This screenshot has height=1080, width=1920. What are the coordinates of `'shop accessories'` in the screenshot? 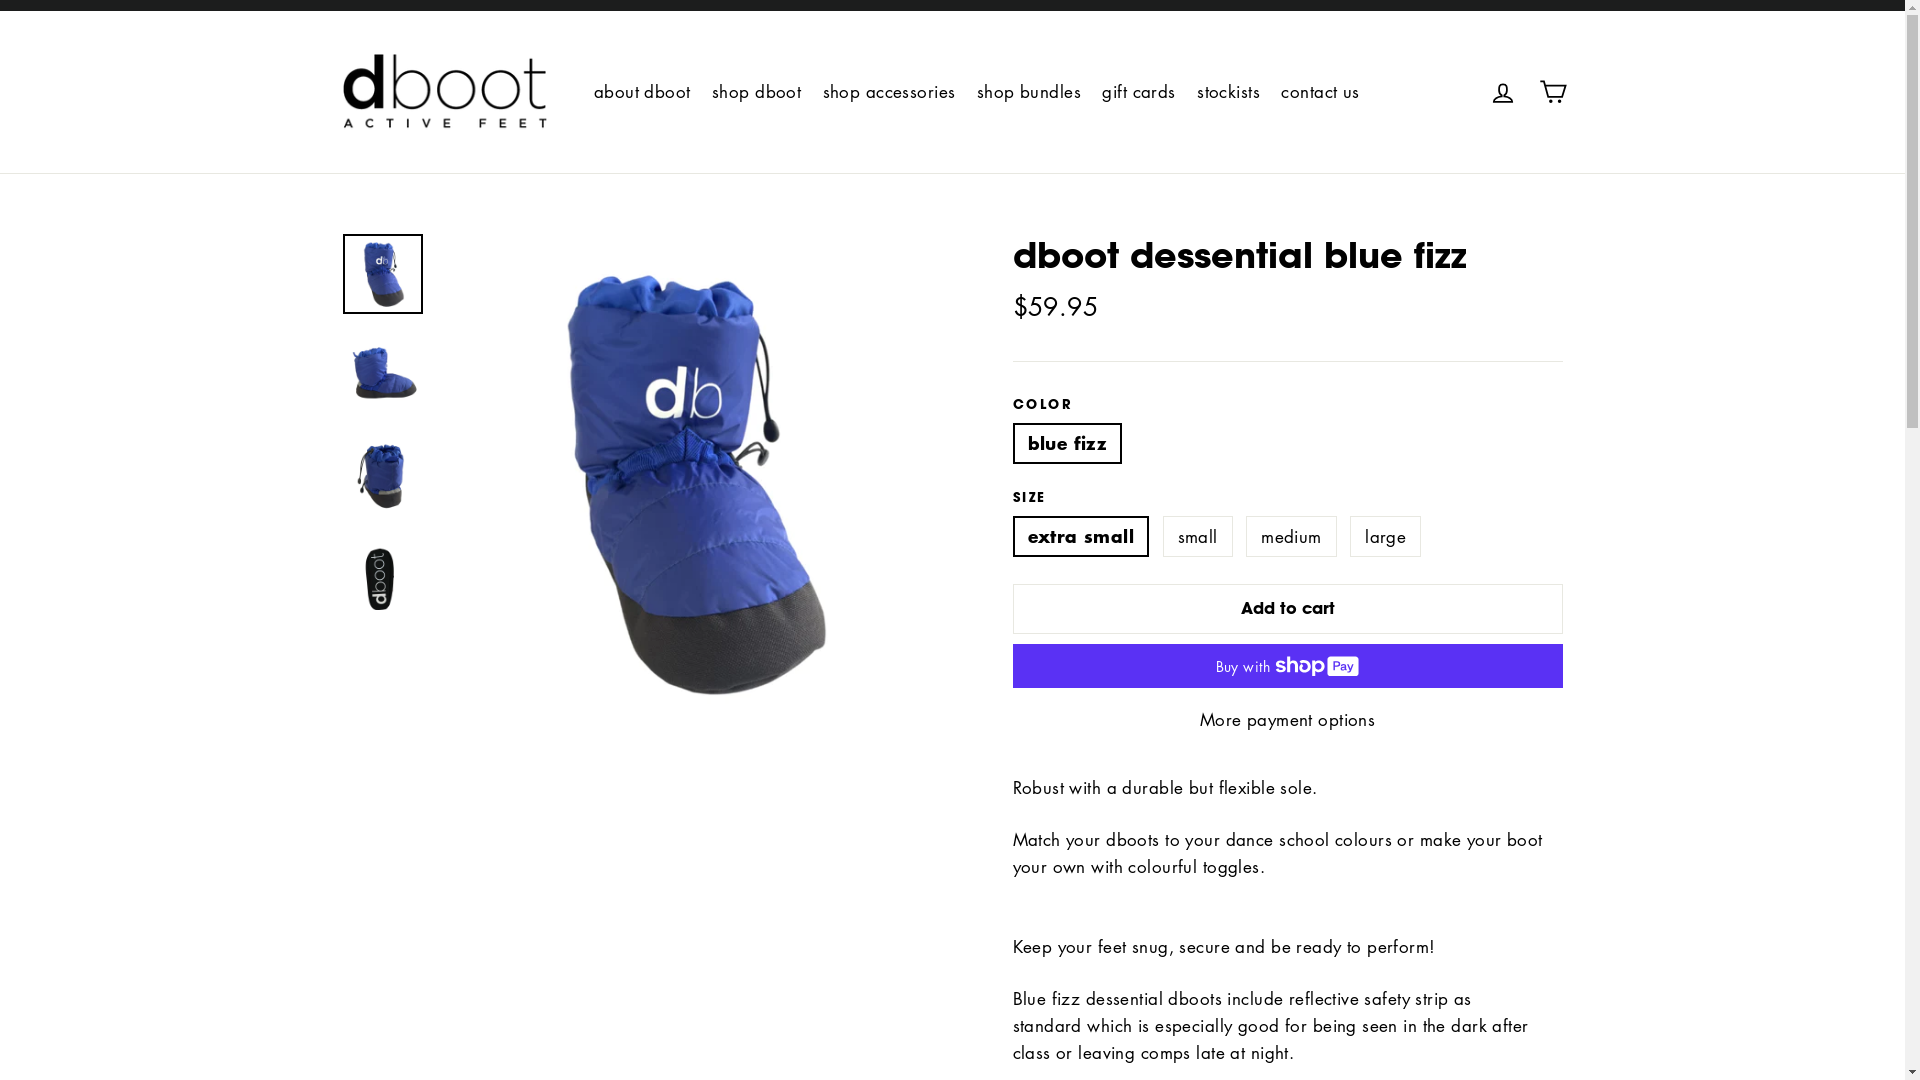 It's located at (888, 92).